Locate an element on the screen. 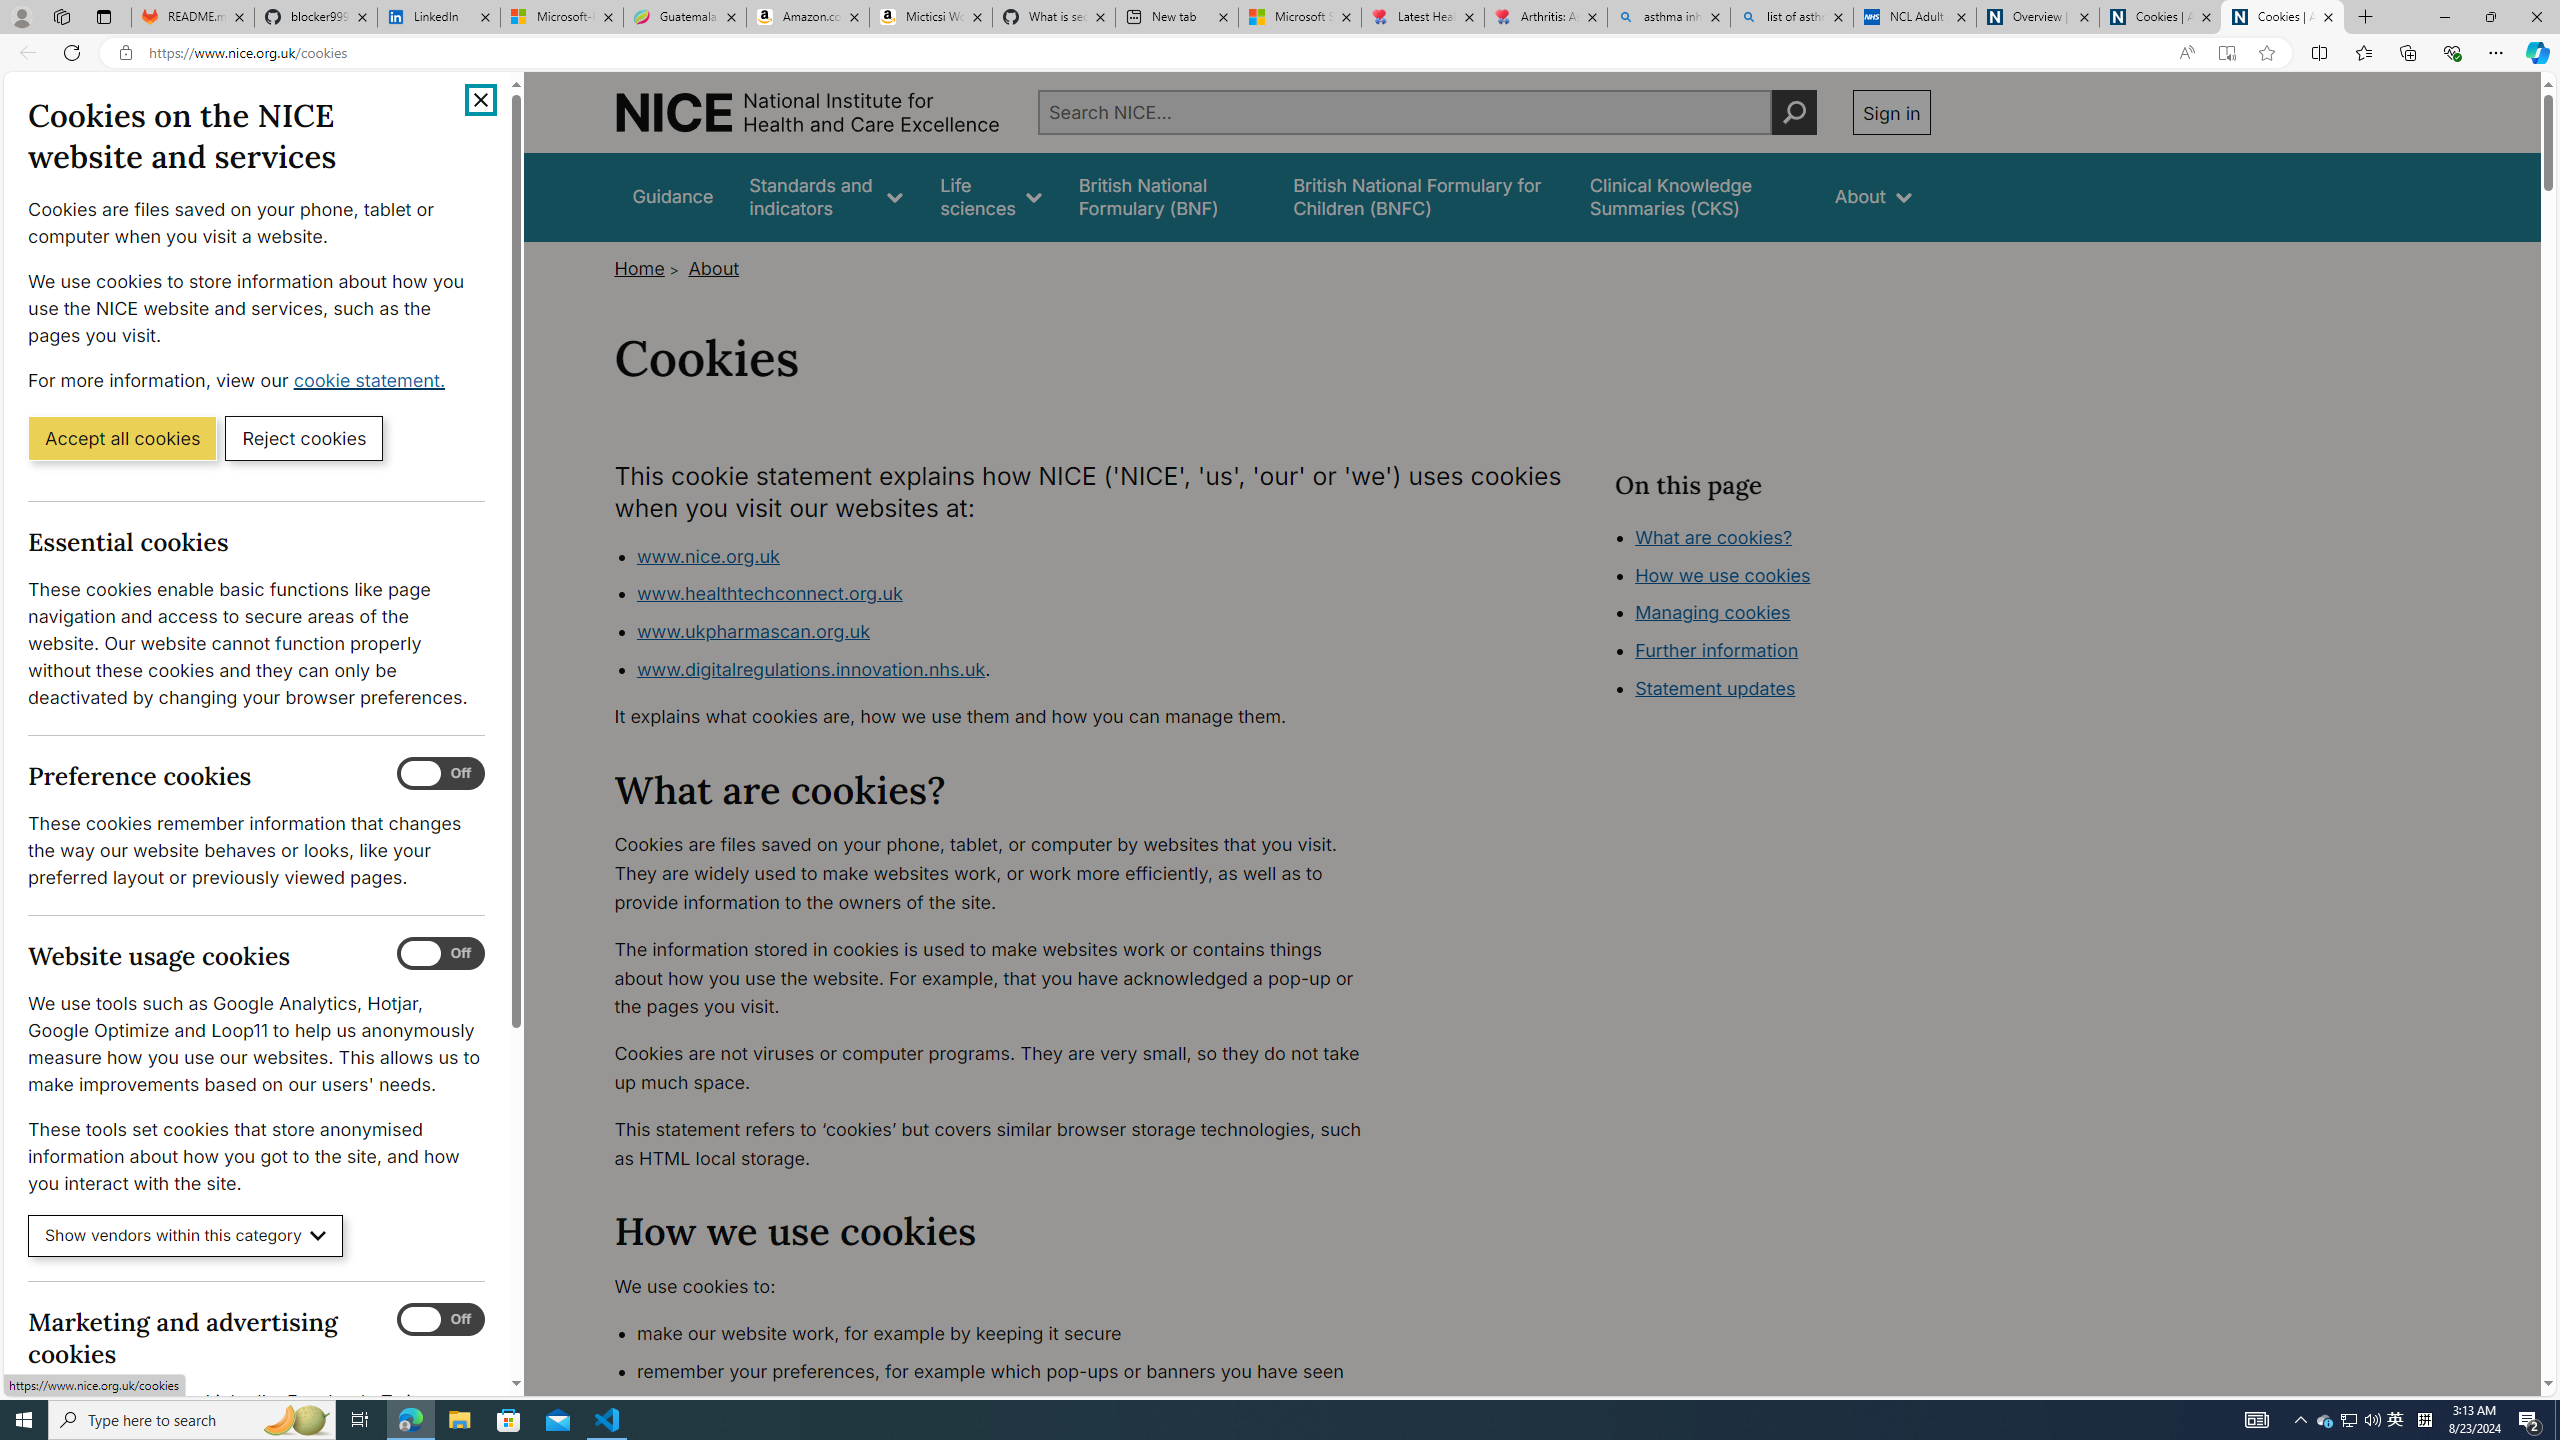 Image resolution: width=2560 pixels, height=1440 pixels. 'www.digitalregulations.innovation.nhs.uk' is located at coordinates (810, 667).